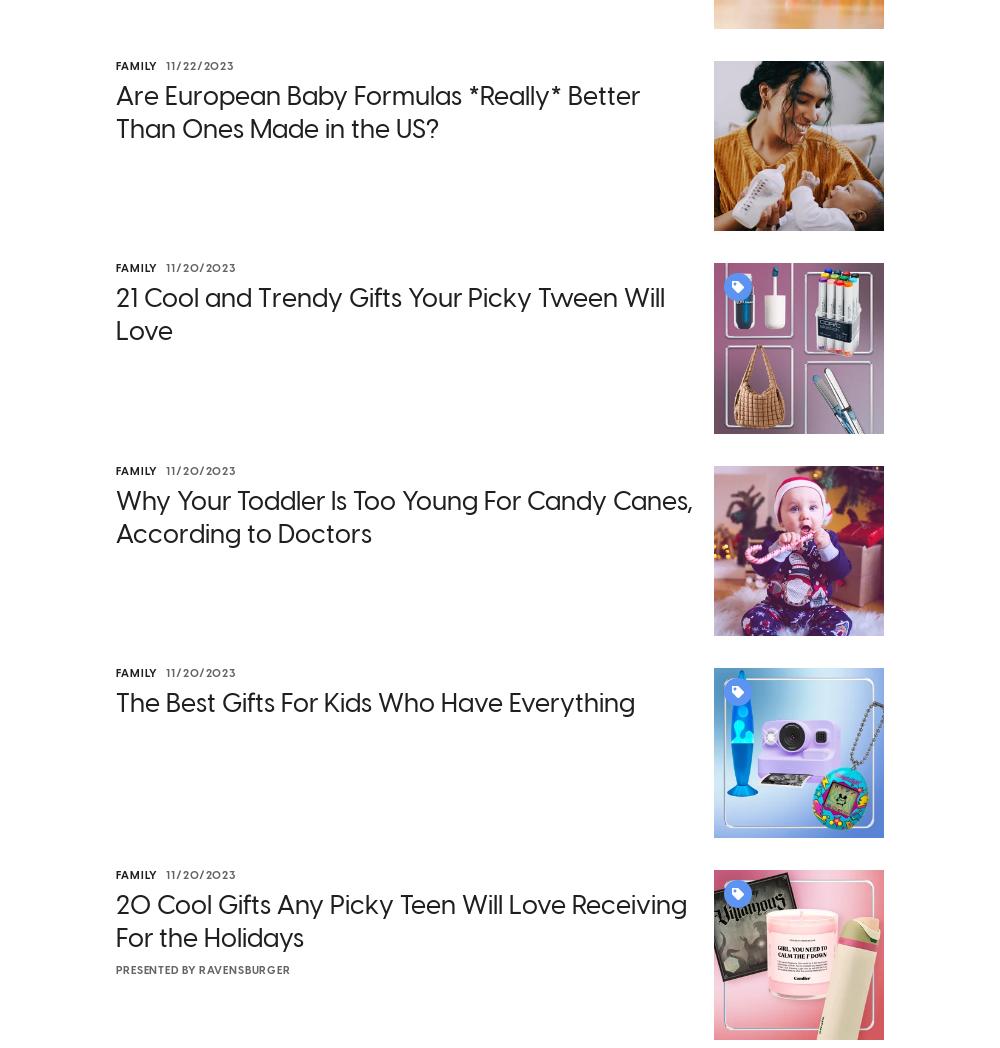 This screenshot has width=1000, height=1048. I want to click on '11/22/2023', so click(166, 66).